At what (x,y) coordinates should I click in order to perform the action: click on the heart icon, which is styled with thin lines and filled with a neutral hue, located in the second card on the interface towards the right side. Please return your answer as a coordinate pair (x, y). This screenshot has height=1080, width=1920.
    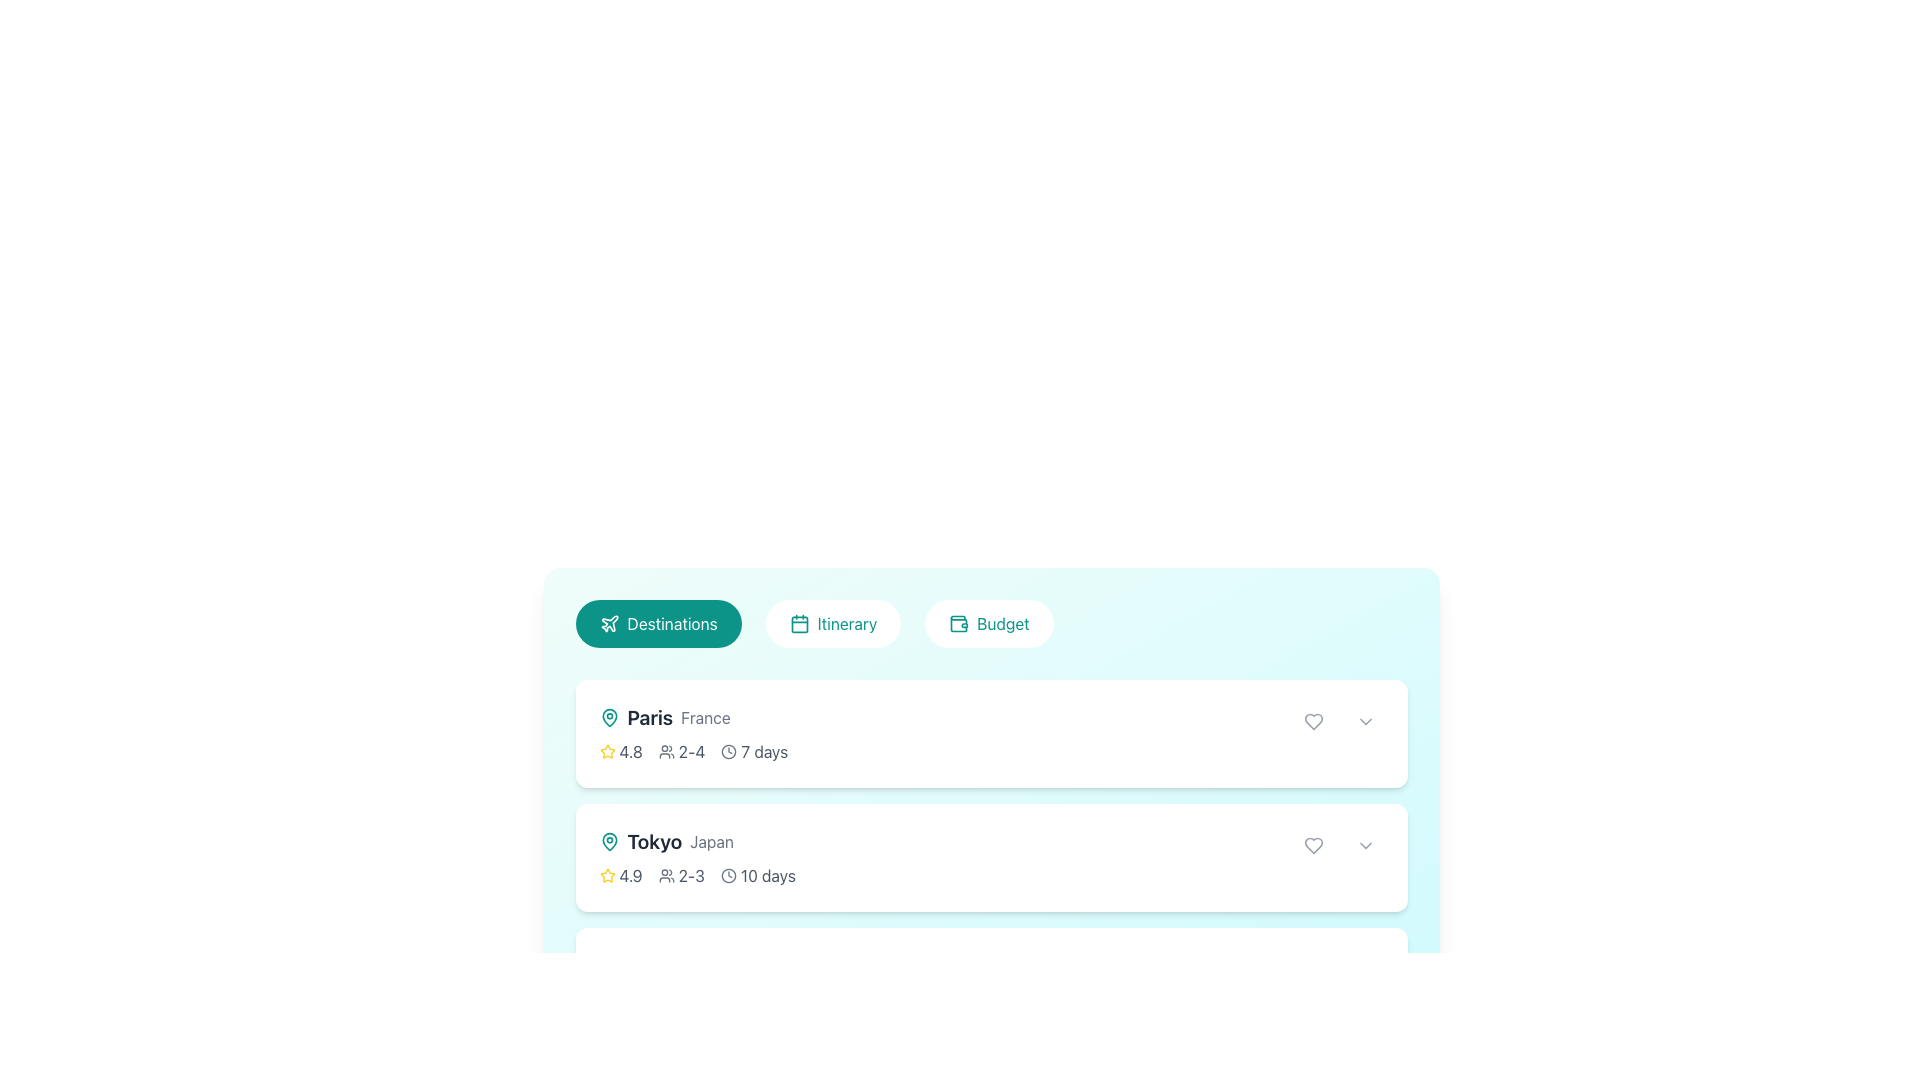
    Looking at the image, I should click on (1313, 845).